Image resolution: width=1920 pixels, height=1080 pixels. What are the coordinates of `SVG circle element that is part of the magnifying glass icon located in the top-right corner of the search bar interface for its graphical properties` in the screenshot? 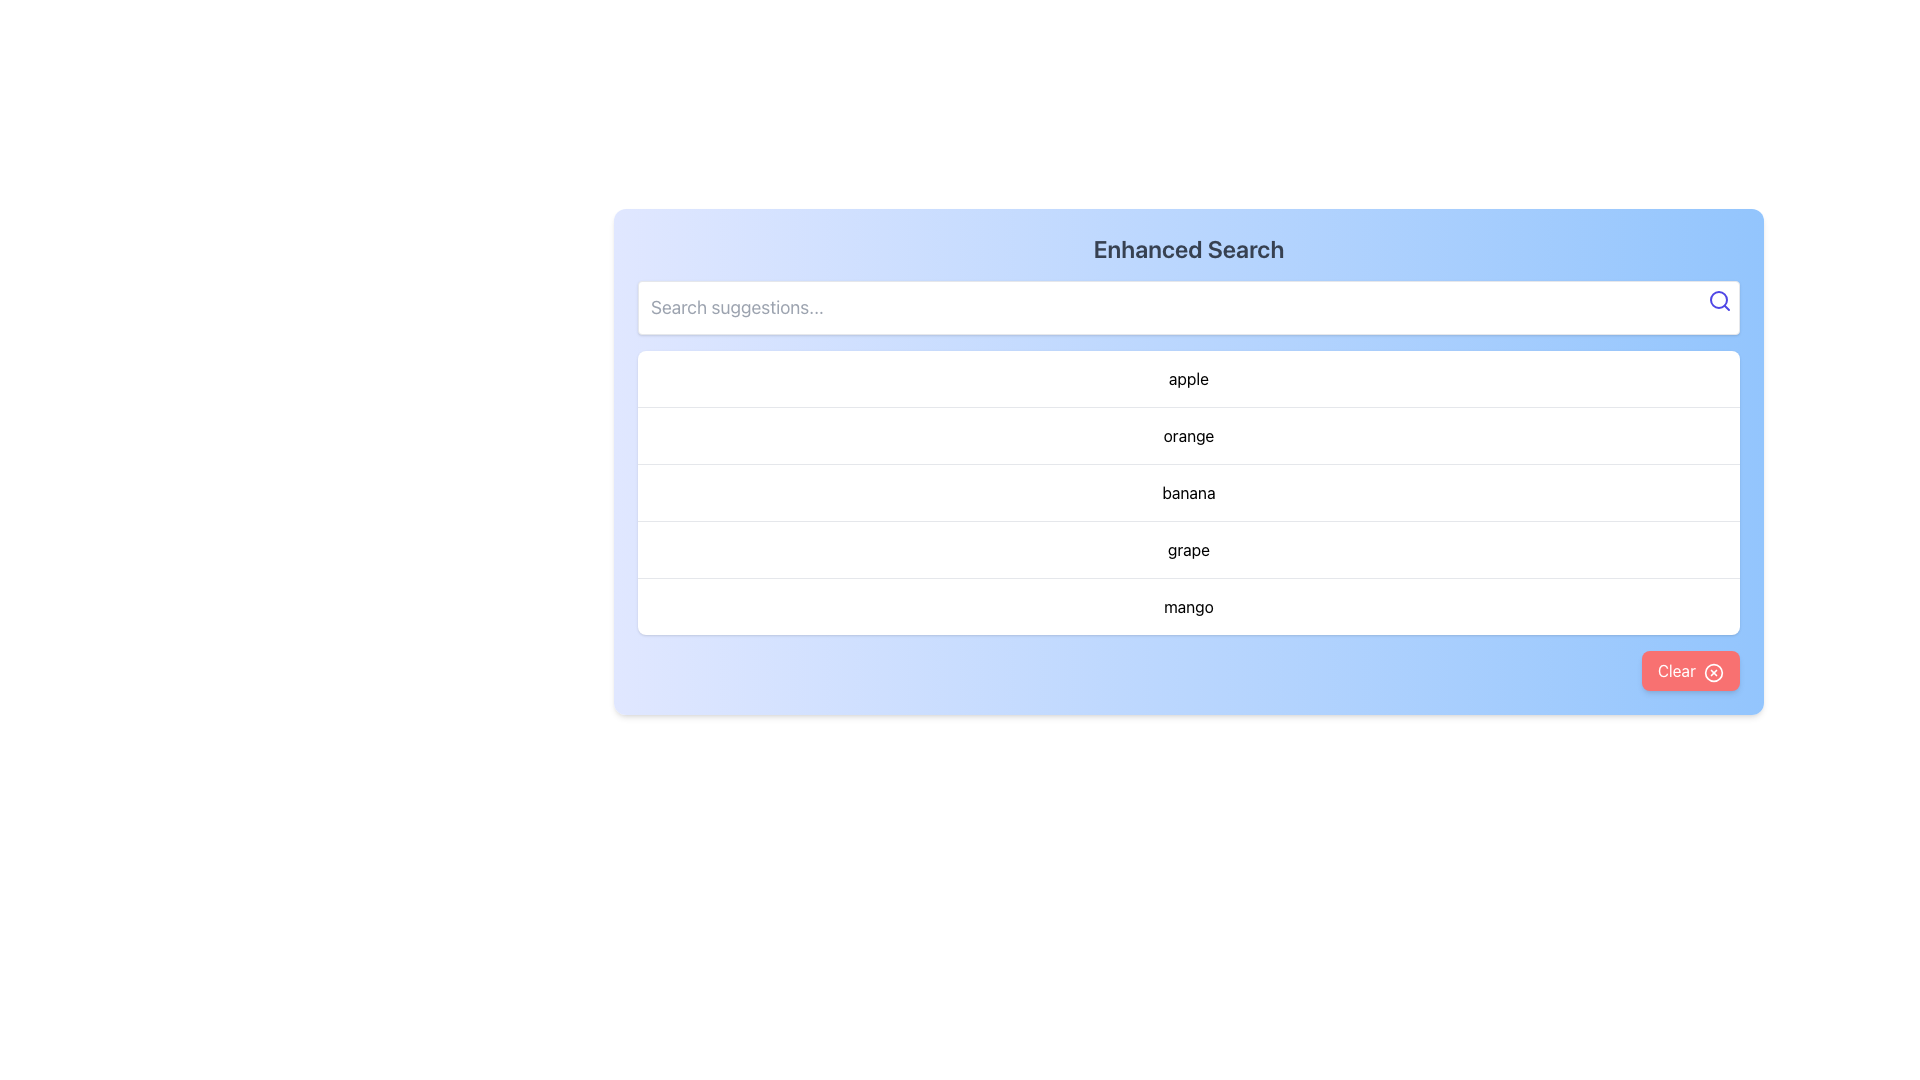 It's located at (1717, 300).